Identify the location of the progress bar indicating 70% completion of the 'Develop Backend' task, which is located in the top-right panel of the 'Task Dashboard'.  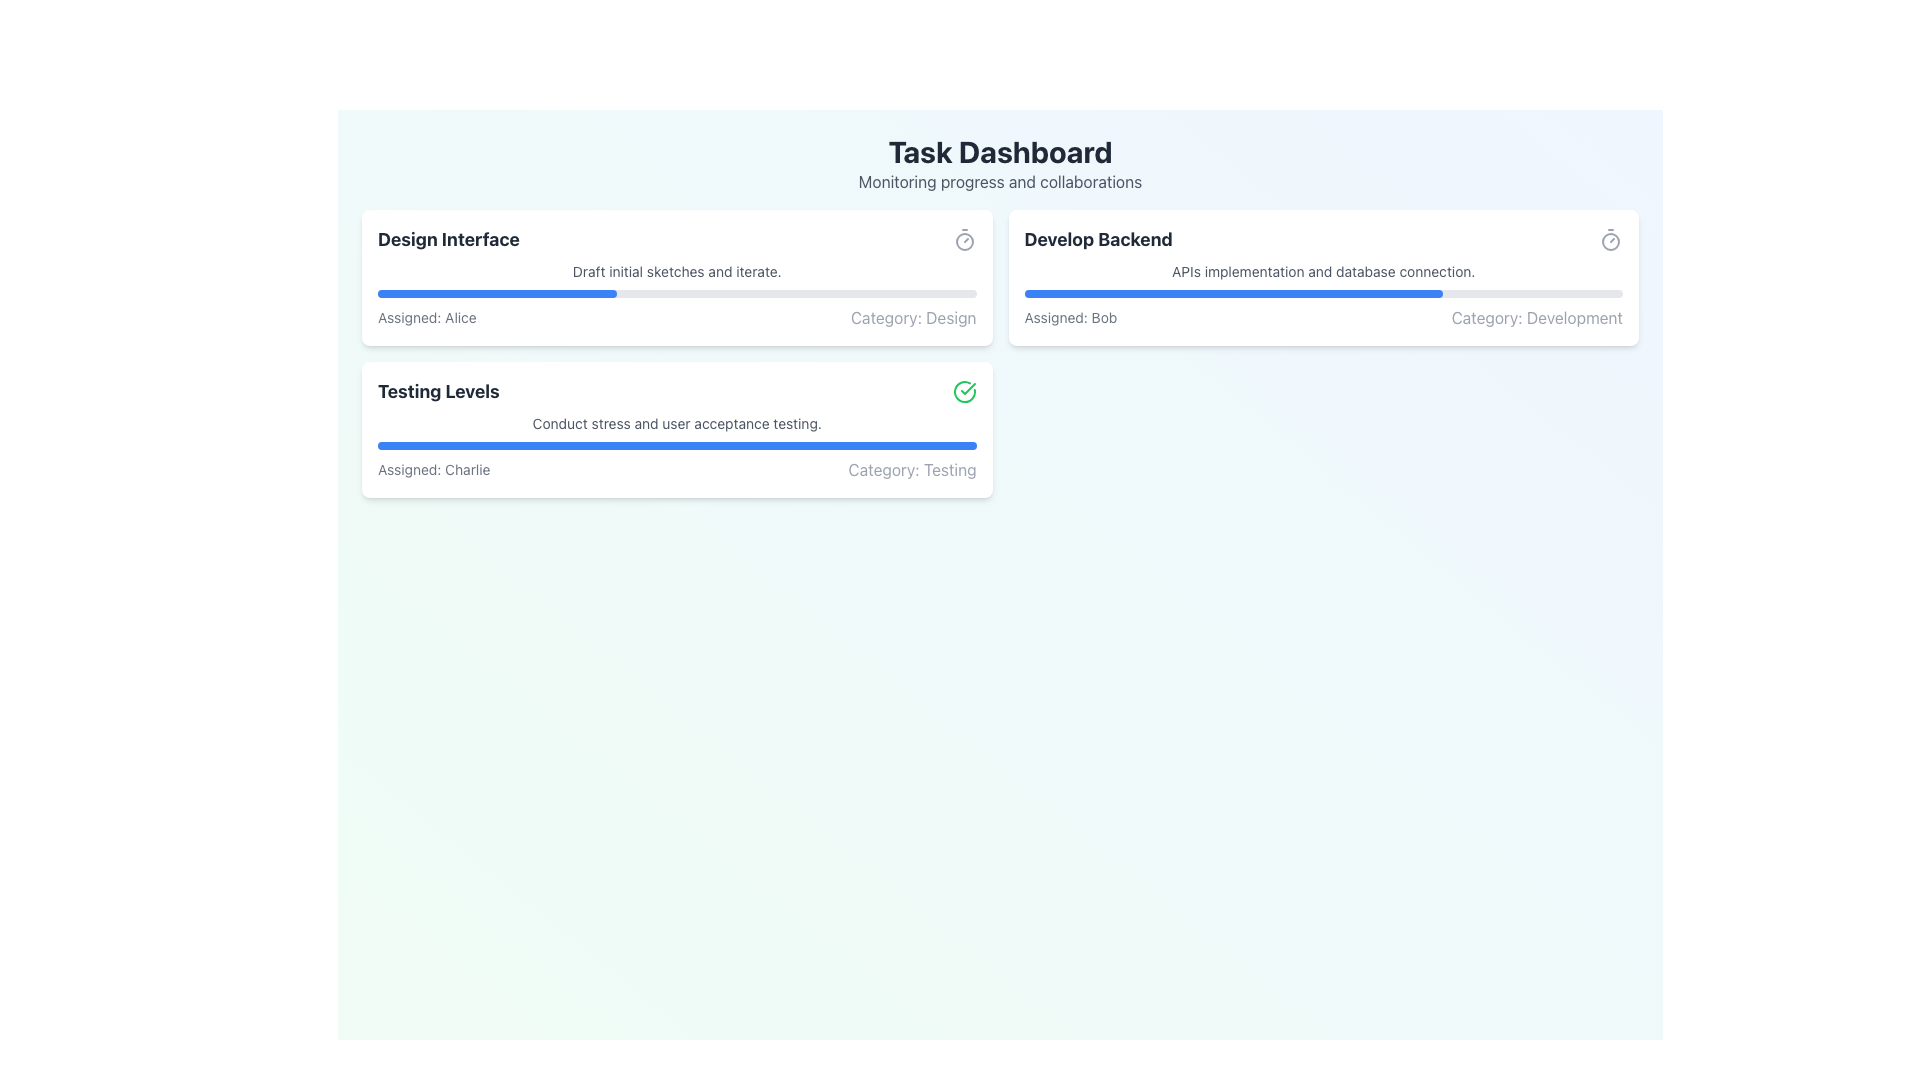
(1232, 293).